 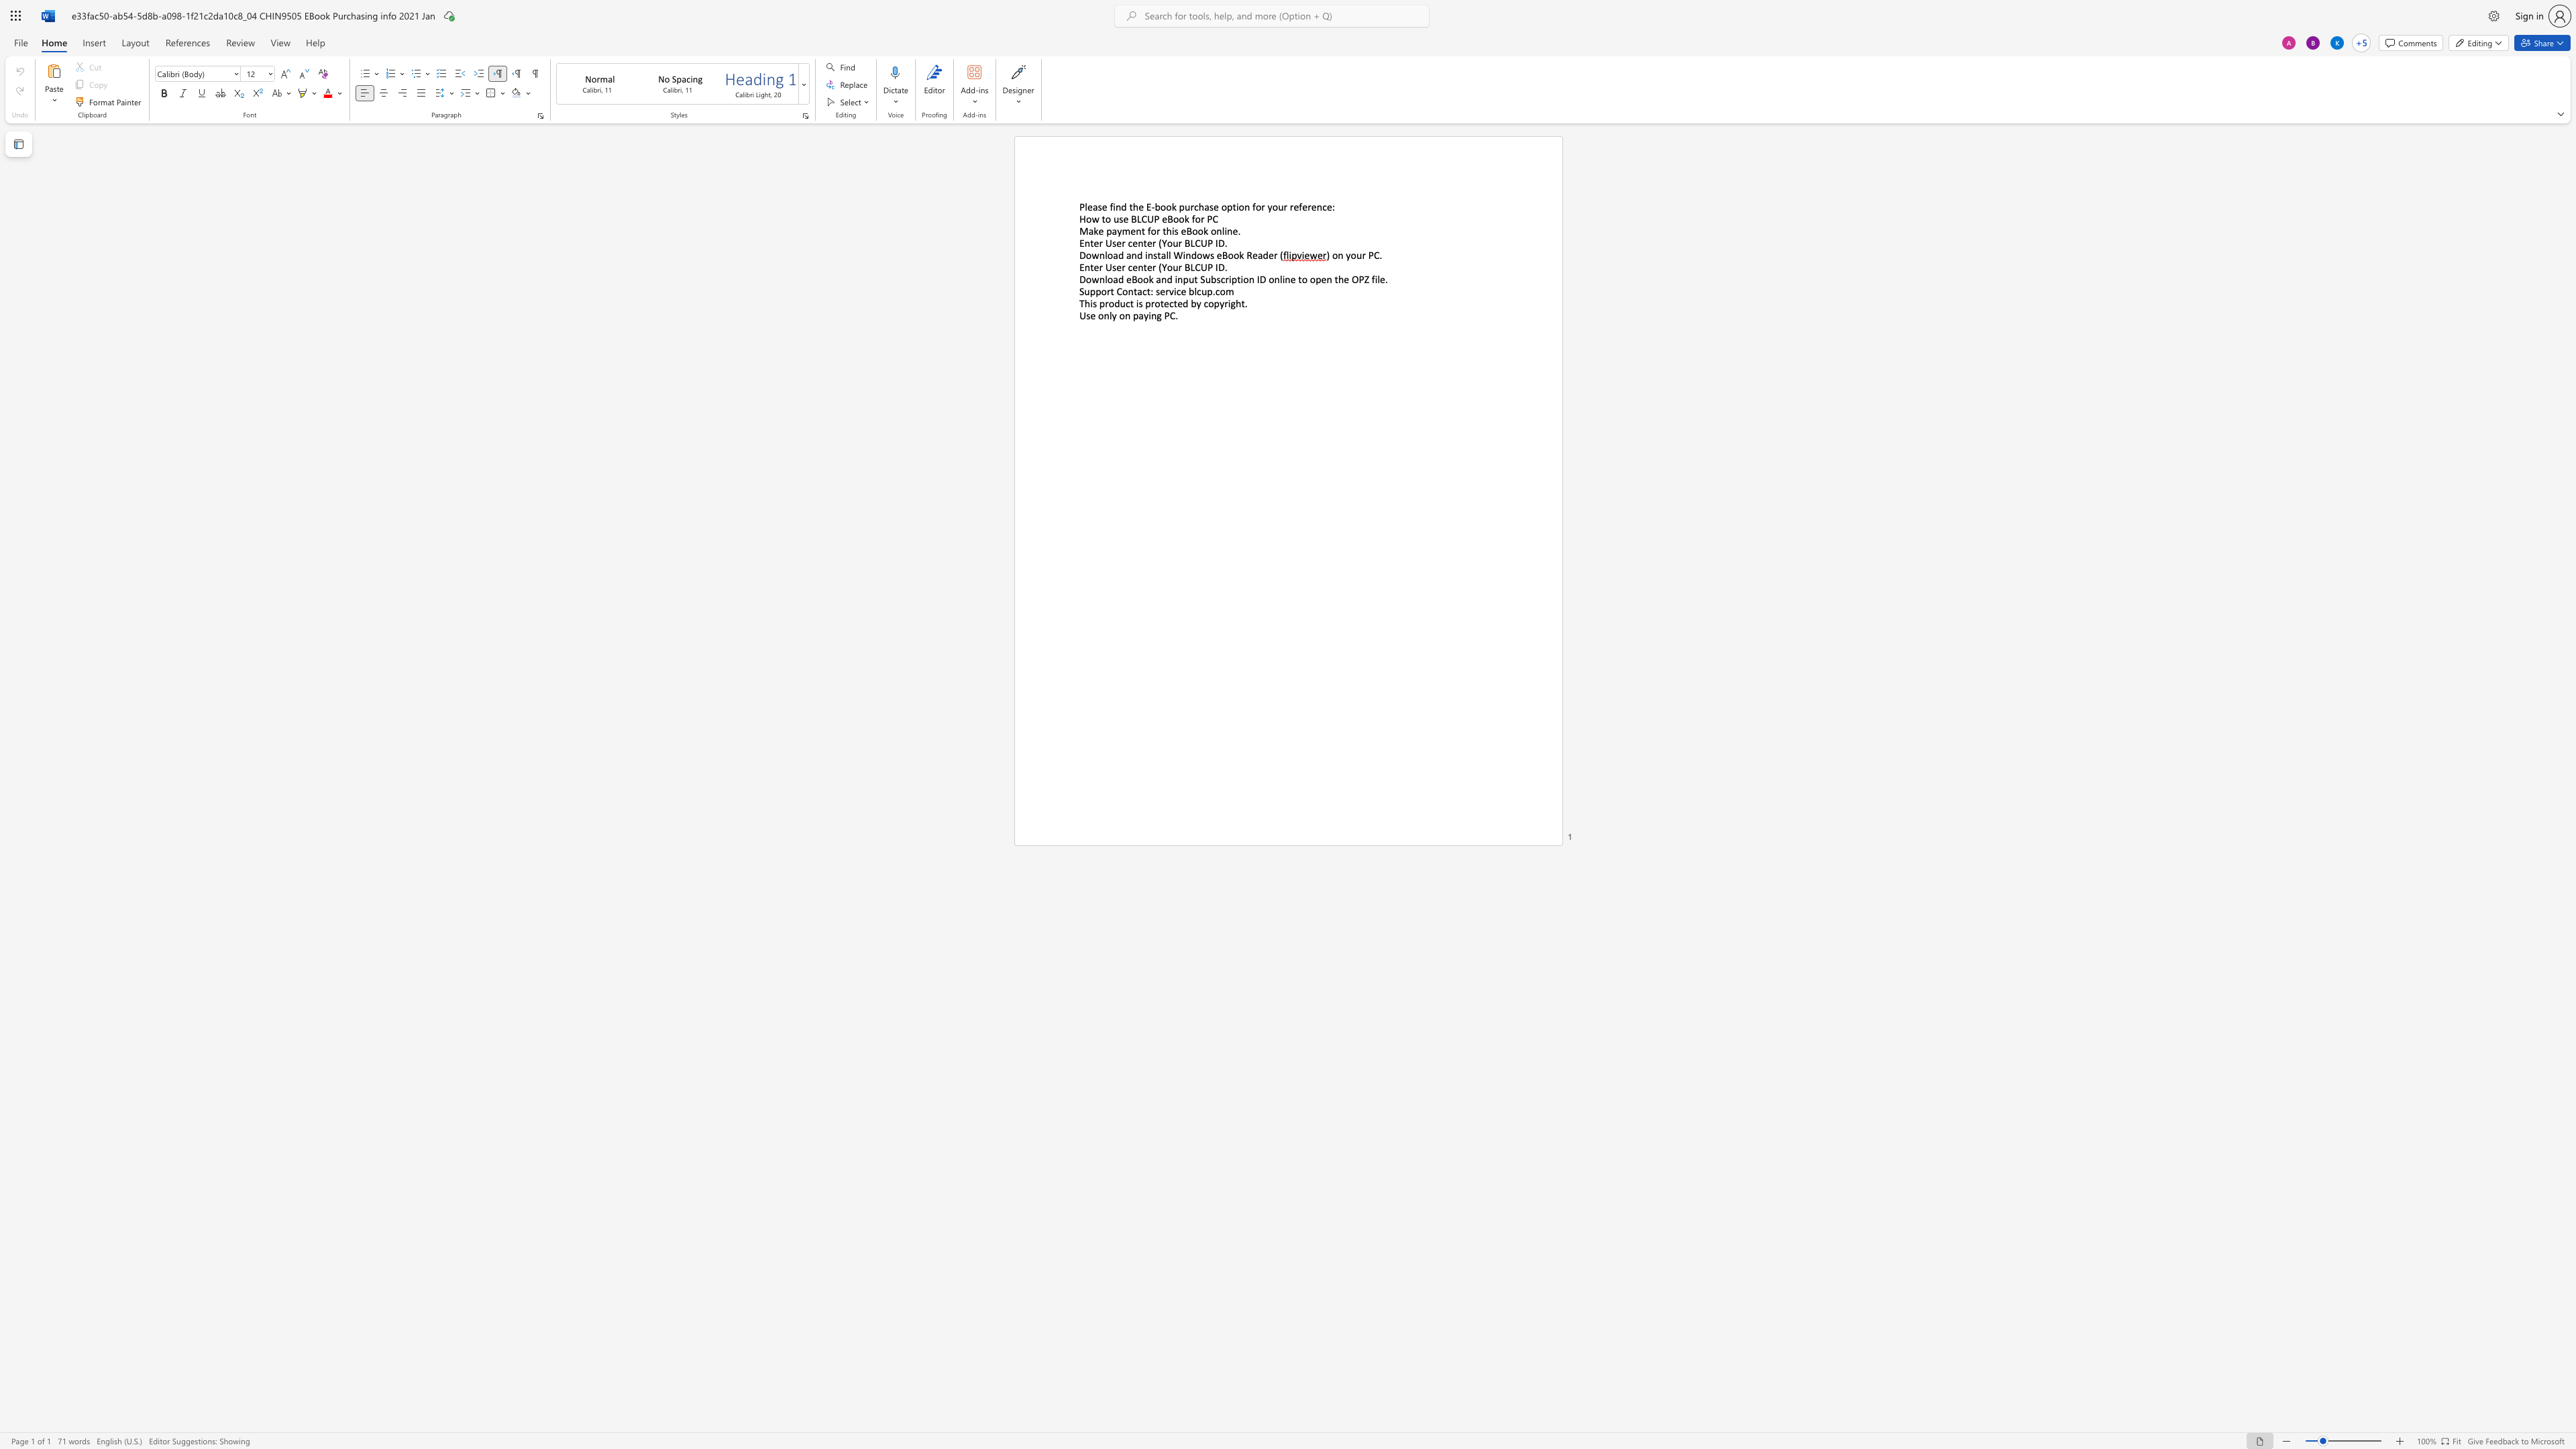 I want to click on the subset text "l Wind" within the text "Download and install Windows eBook Reader (", so click(x=1168, y=255).